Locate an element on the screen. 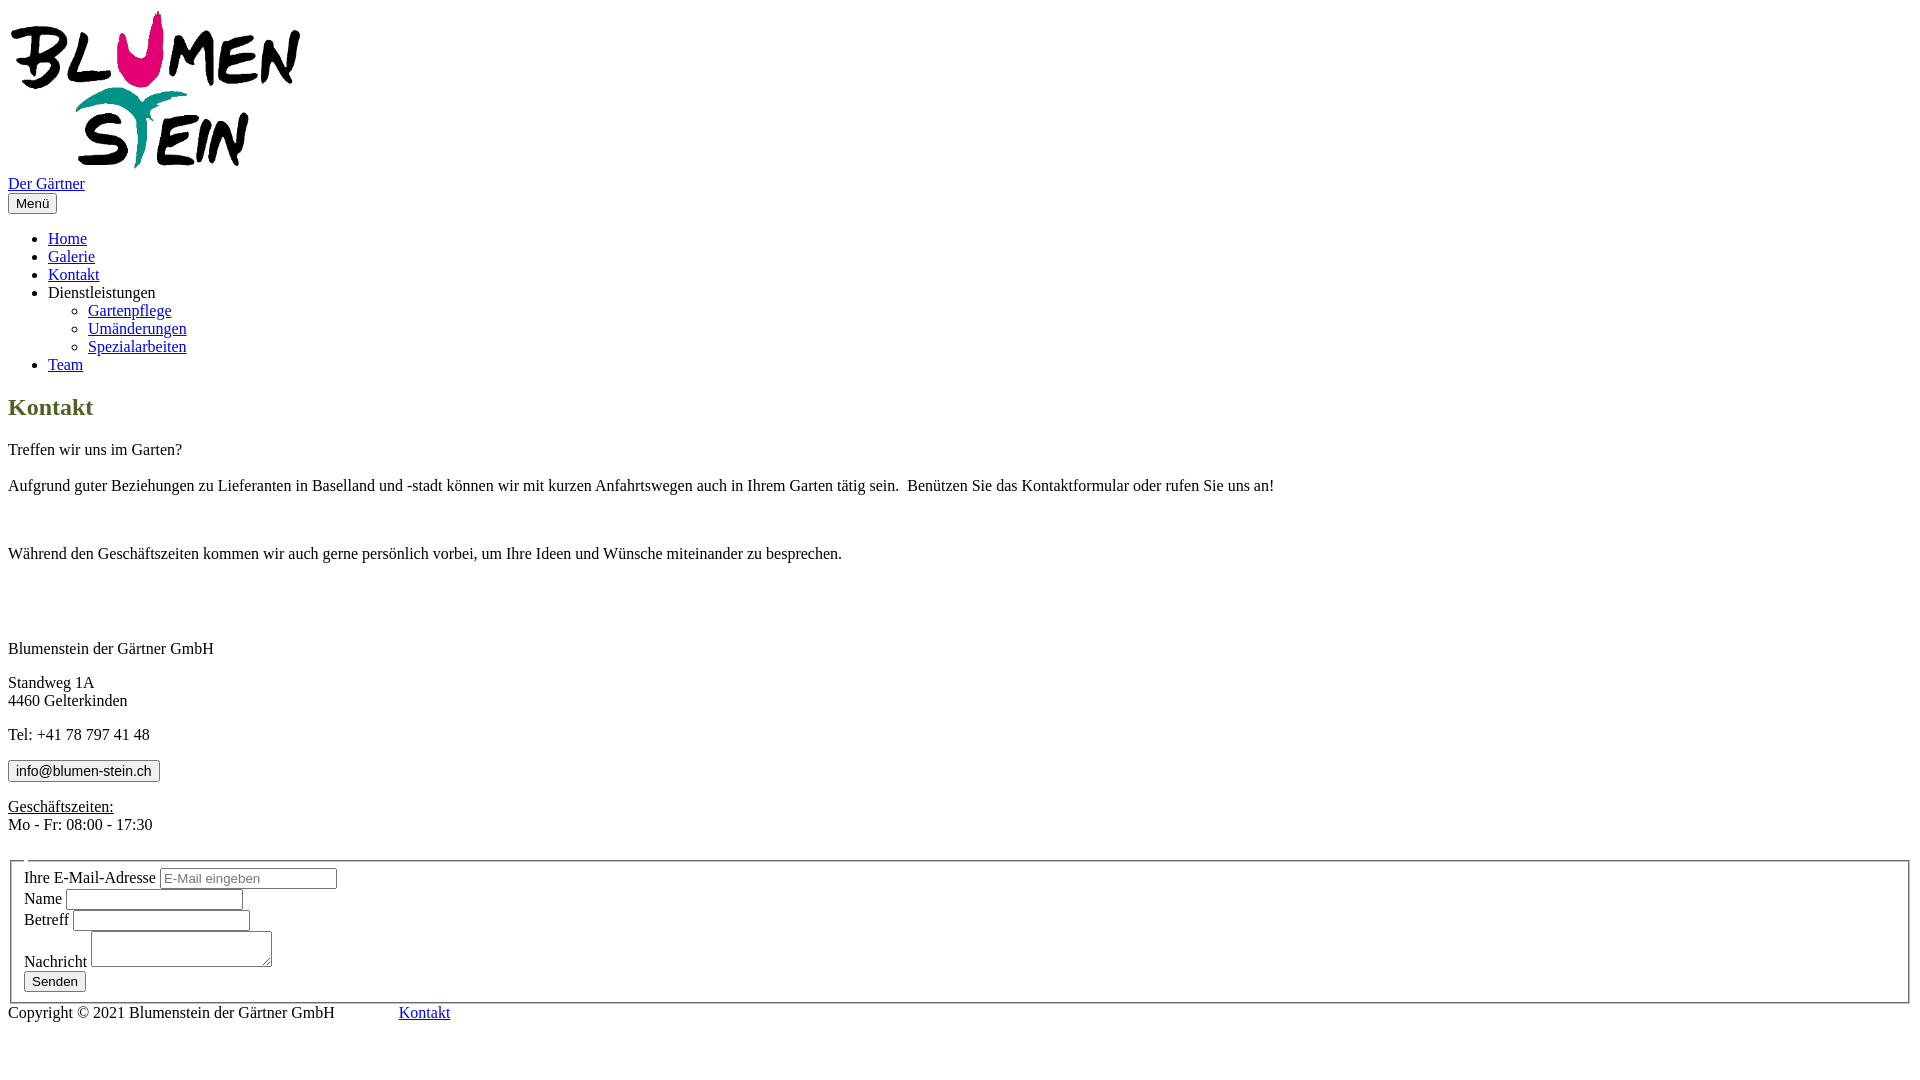  'Kontakt' is located at coordinates (424, 1012).